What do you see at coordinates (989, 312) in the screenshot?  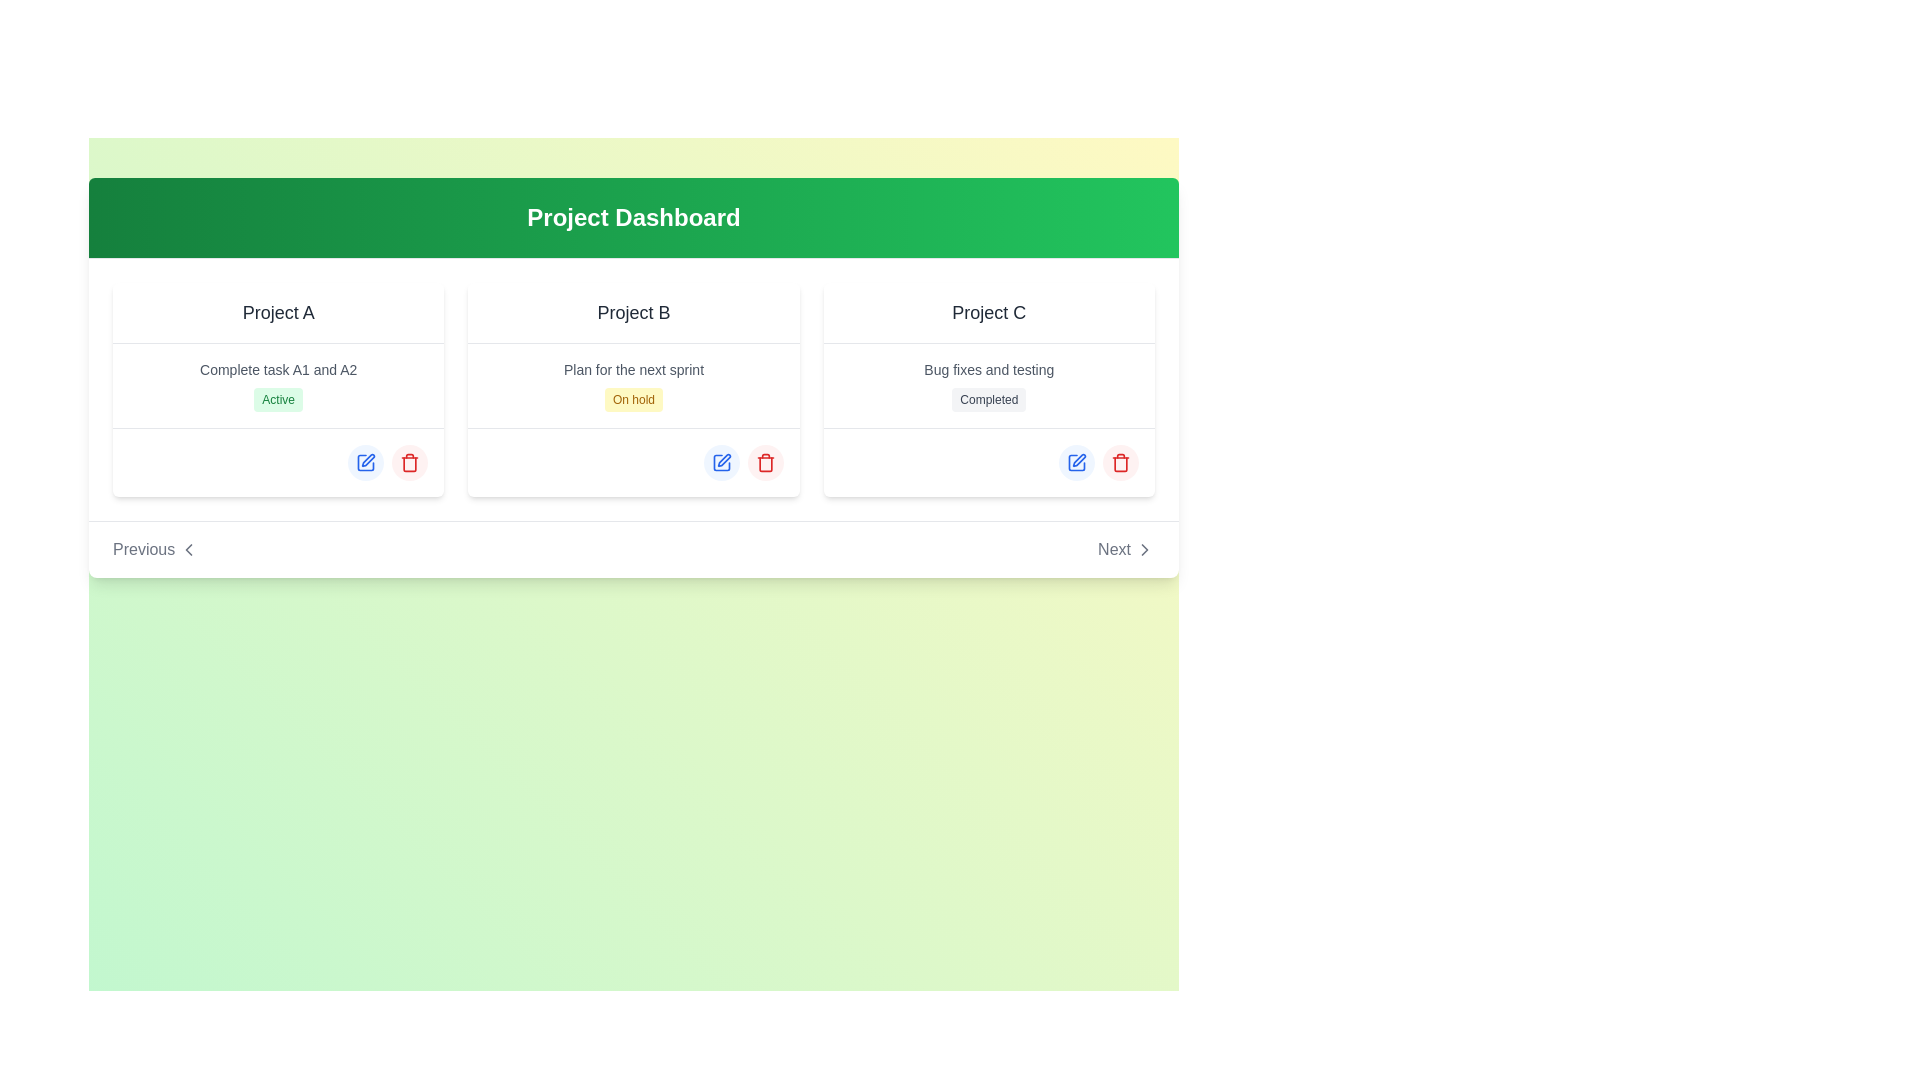 I see `the prominently styled text label displaying 'Project C' which is located in the top-center of the rightmost card of three horizontal cards` at bounding box center [989, 312].